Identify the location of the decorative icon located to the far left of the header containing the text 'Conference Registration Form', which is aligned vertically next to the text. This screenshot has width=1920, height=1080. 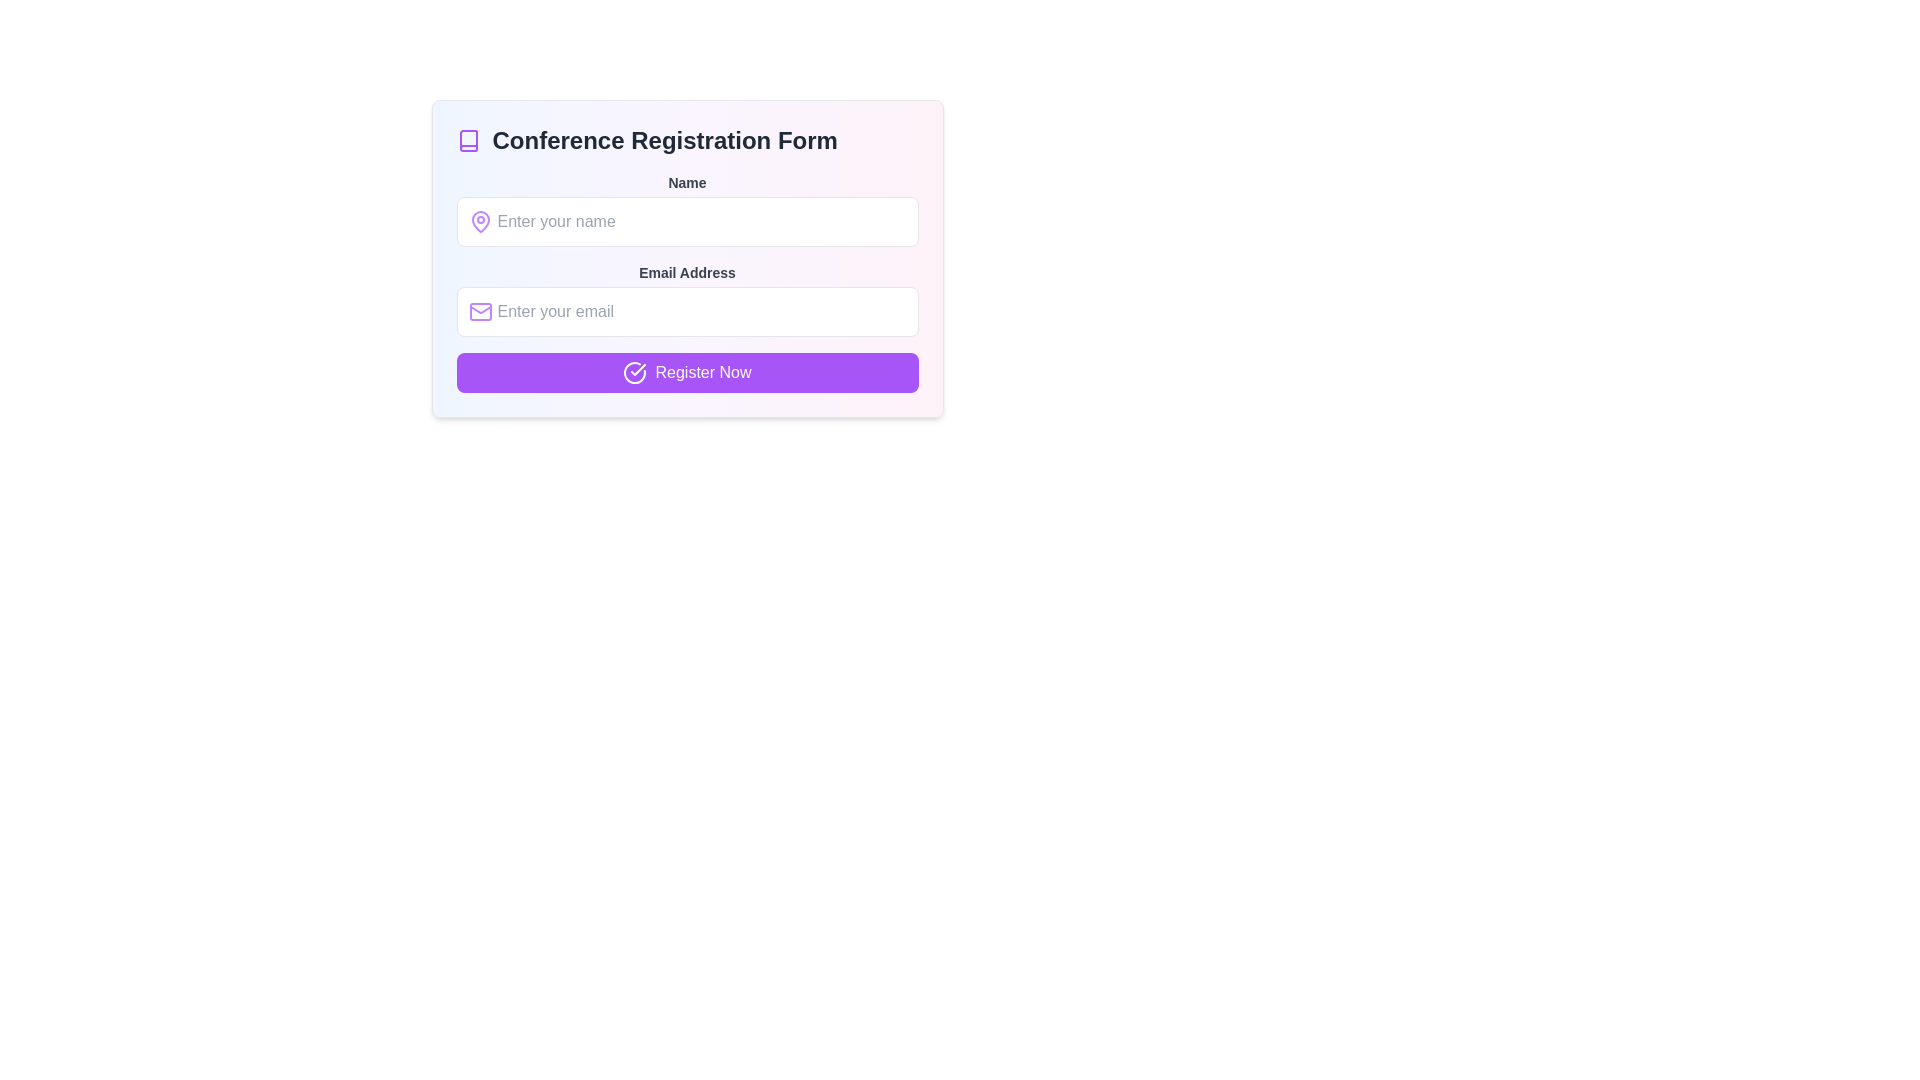
(467, 140).